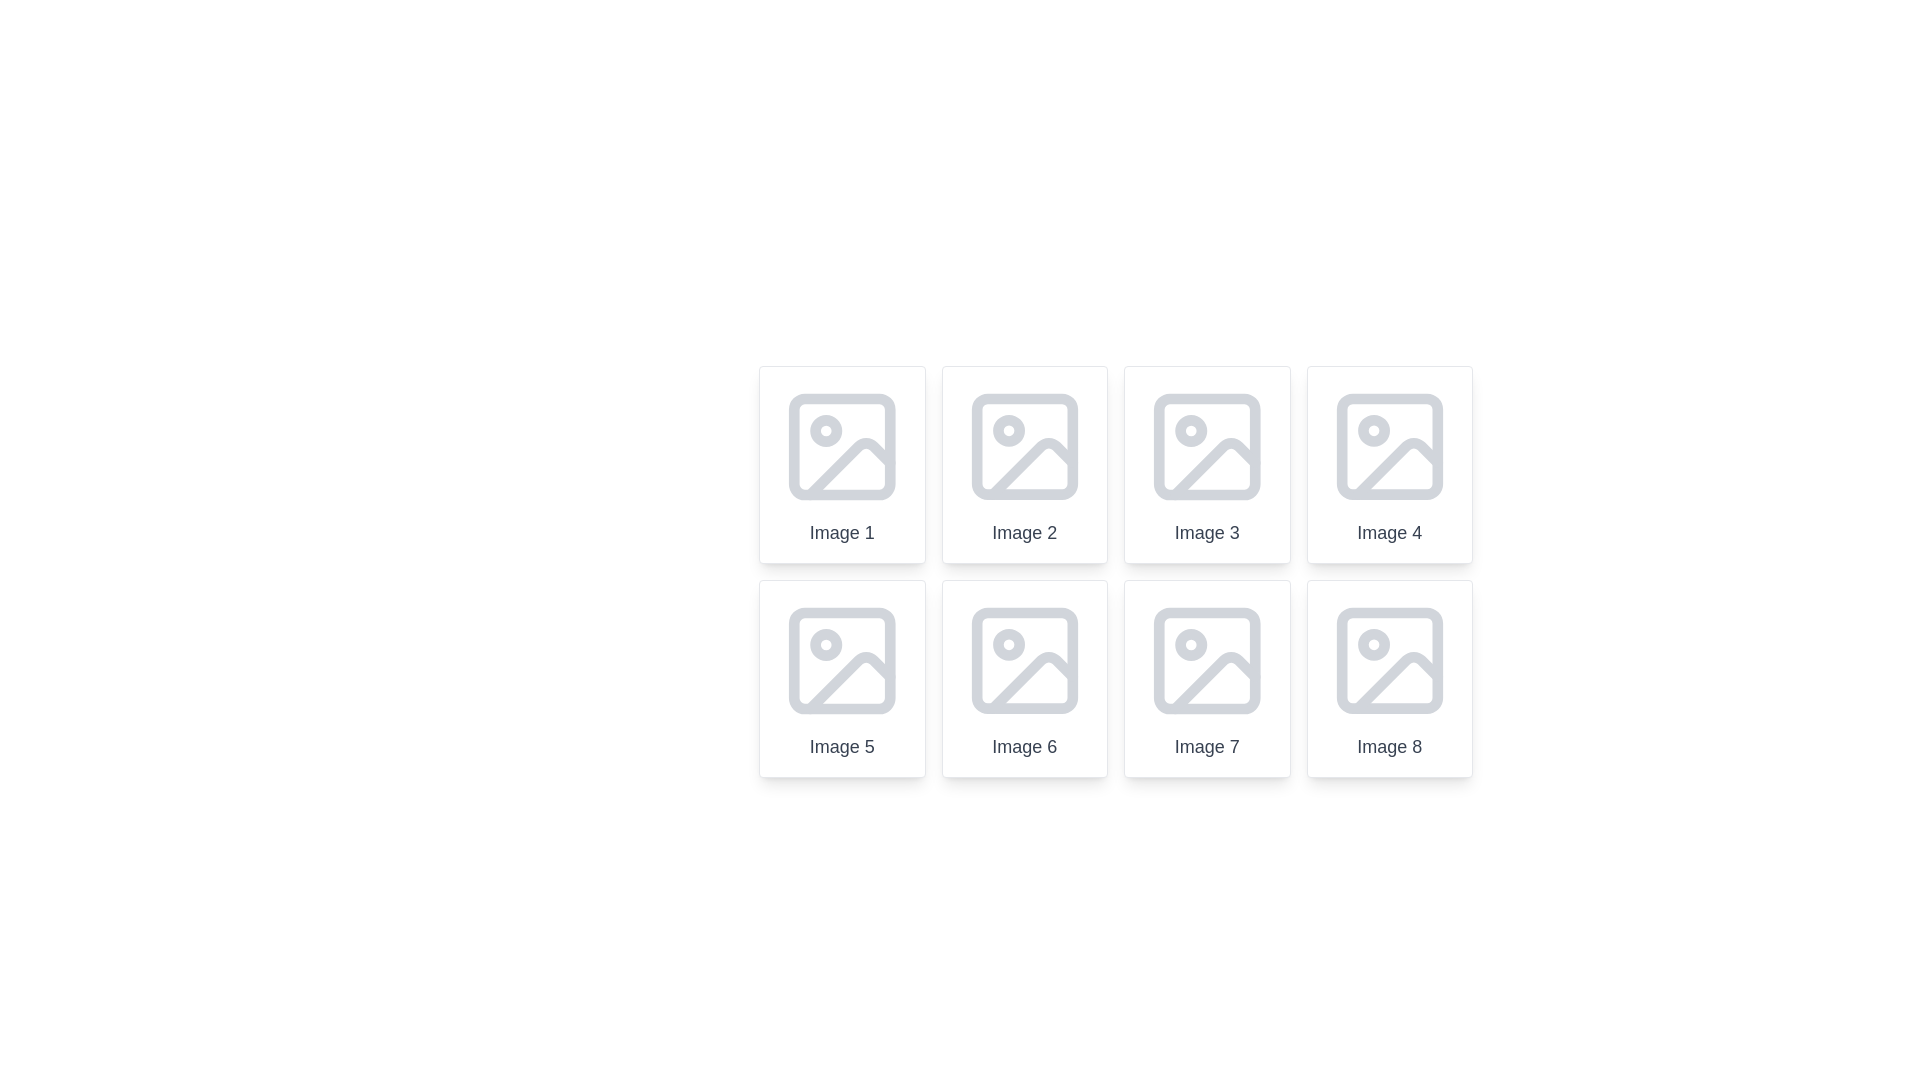 This screenshot has width=1920, height=1080. Describe the element at coordinates (842, 465) in the screenshot. I see `the top-left button in the grid layout, which represents 'Image 1'` at that location.